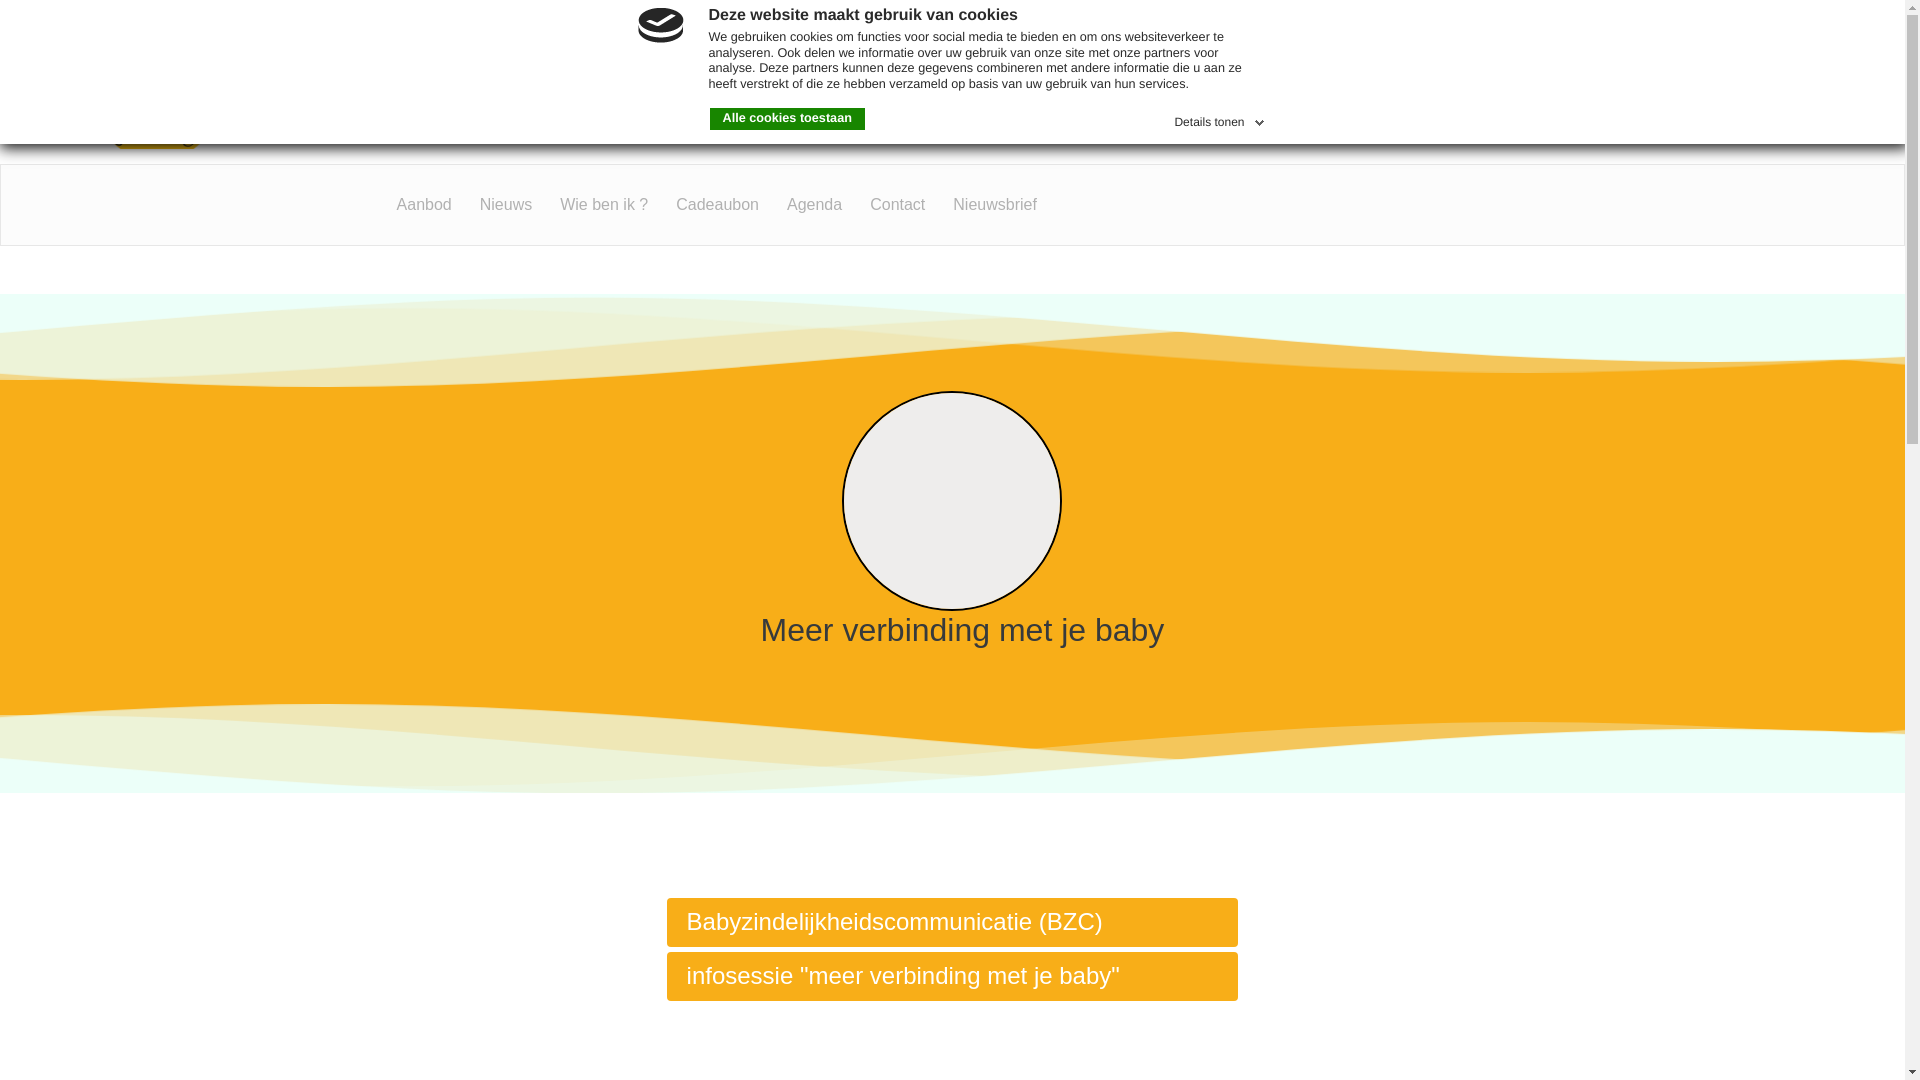 Image resolution: width=1920 pixels, height=1080 pixels. Describe the element at coordinates (397, 204) in the screenshot. I see `'Aanbod'` at that location.